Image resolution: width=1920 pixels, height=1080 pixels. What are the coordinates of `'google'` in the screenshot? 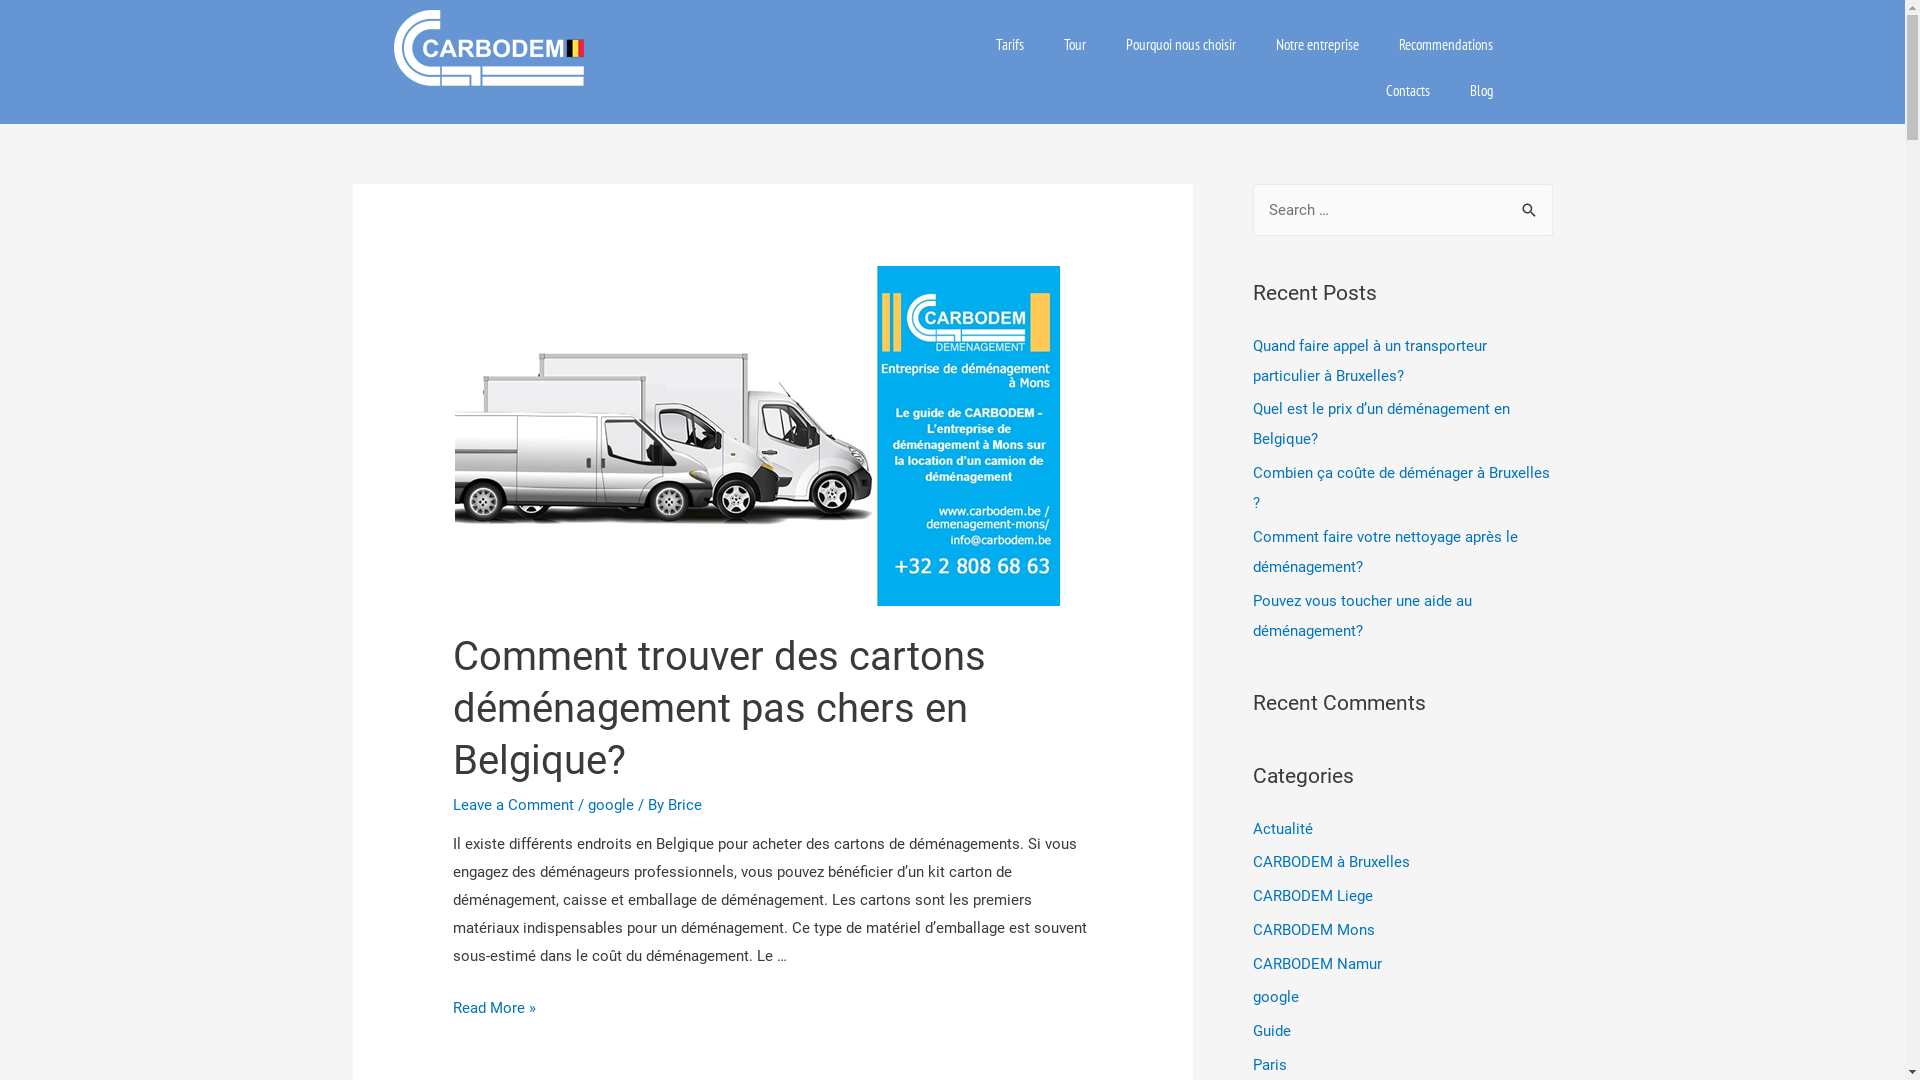 It's located at (587, 804).